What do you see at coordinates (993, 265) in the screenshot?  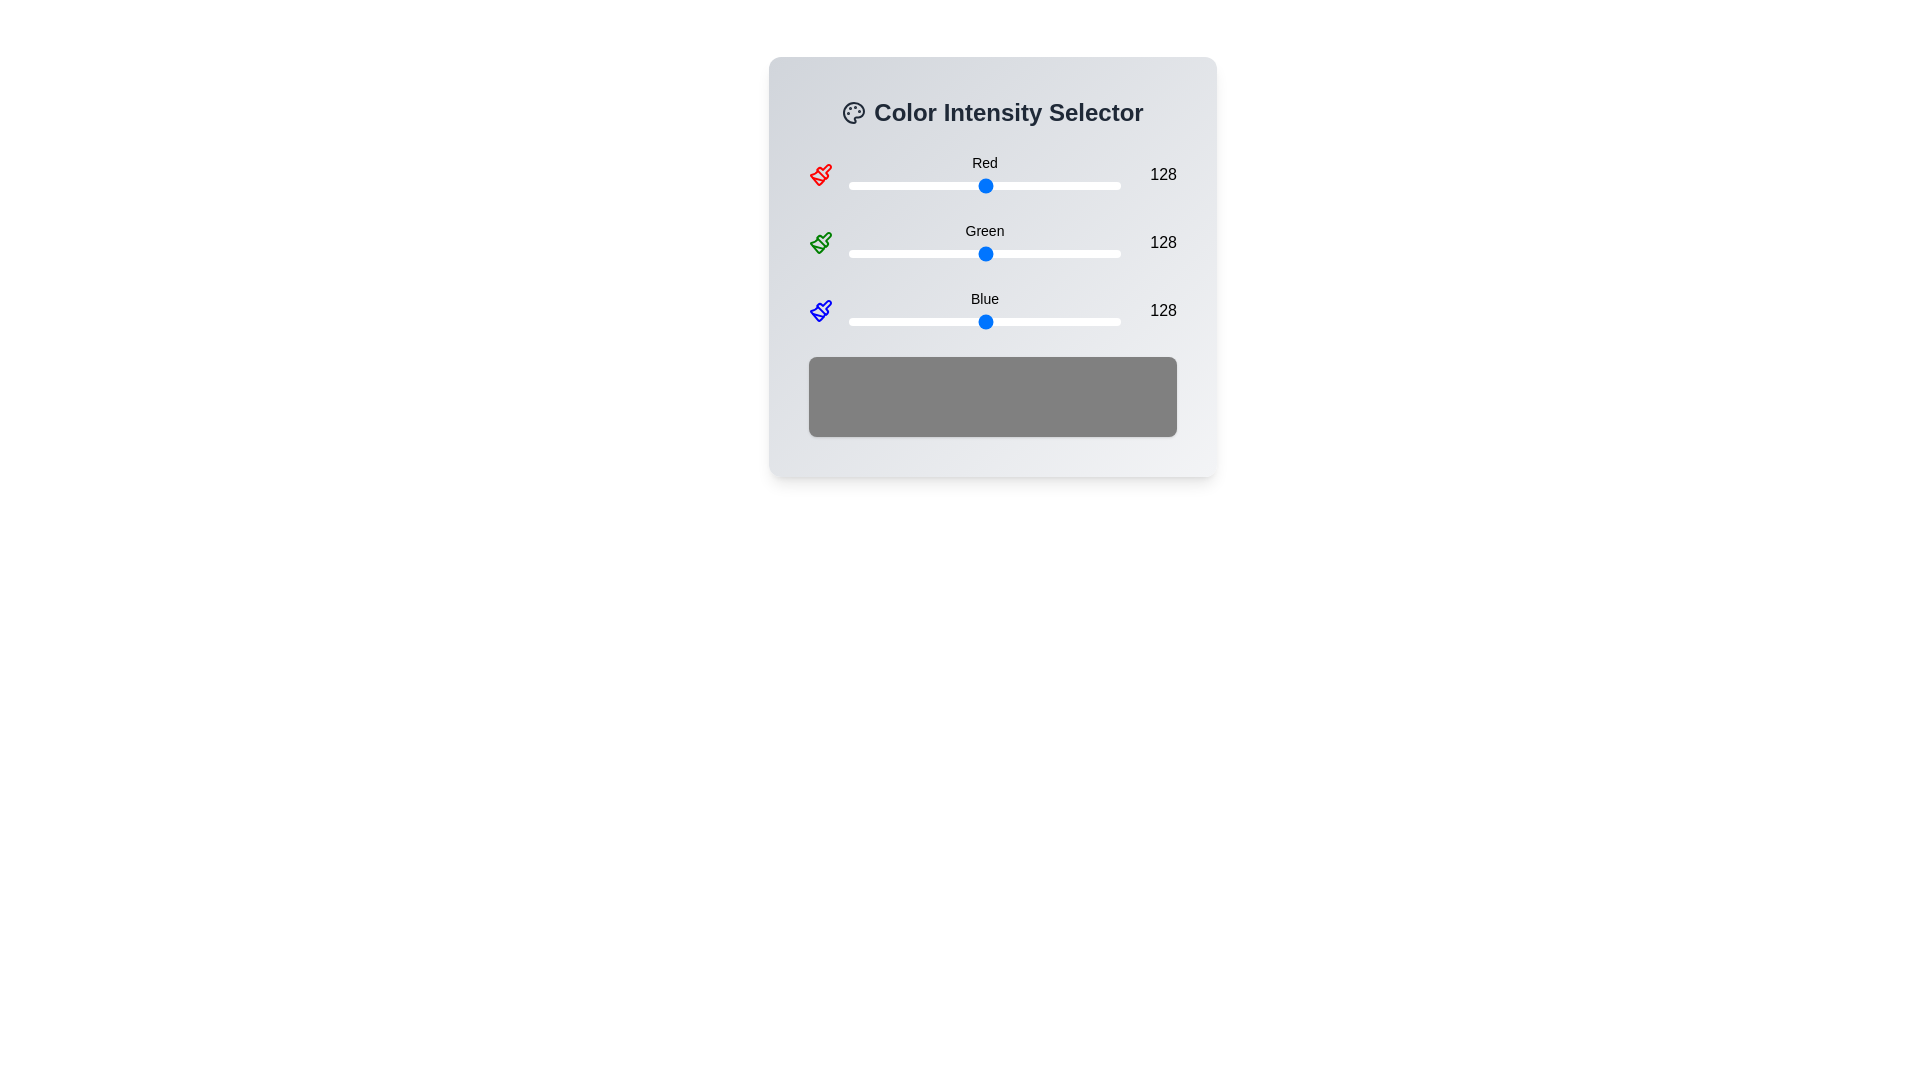 I see `the RGB color intensity adjustment panel` at bounding box center [993, 265].